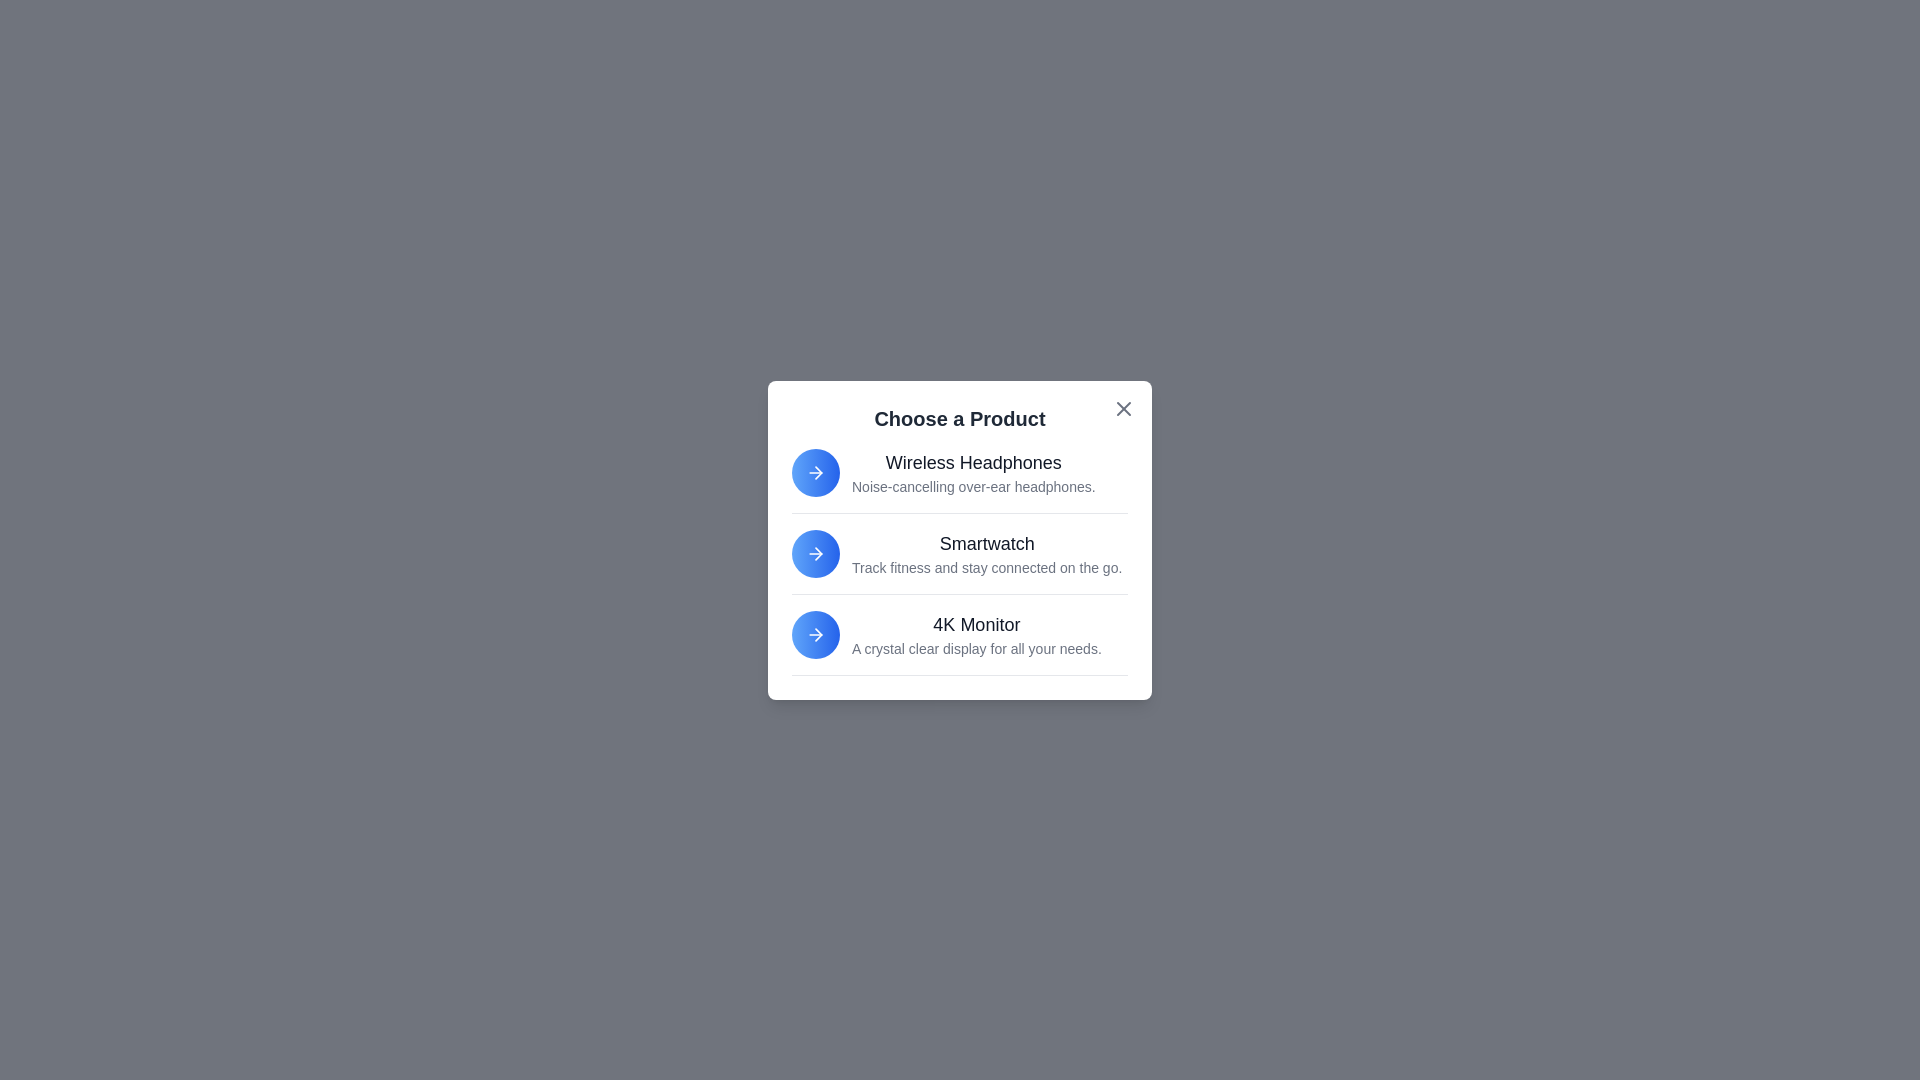 The height and width of the screenshot is (1080, 1920). I want to click on the close button located at the top-right corner of the dialog, so click(1123, 407).